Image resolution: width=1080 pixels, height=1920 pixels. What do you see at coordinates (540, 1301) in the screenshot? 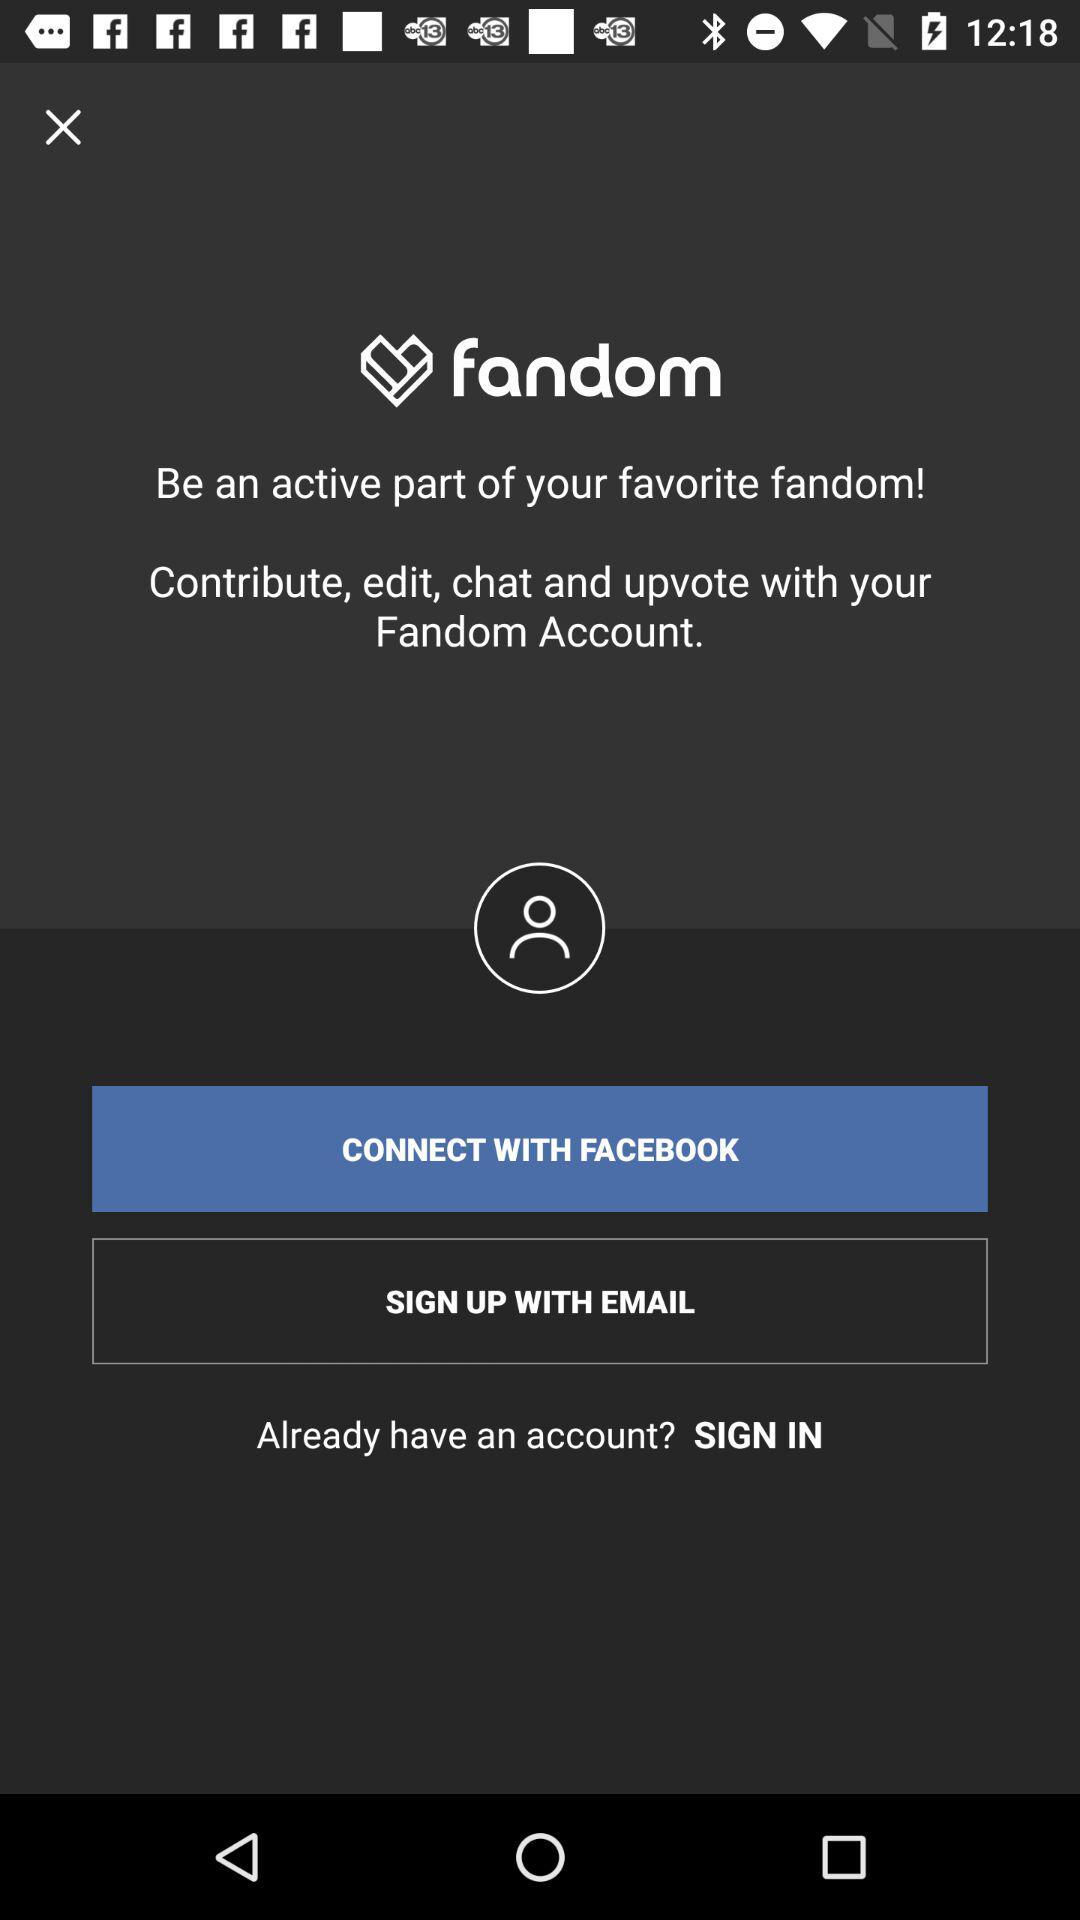
I see `item above already have an` at bounding box center [540, 1301].